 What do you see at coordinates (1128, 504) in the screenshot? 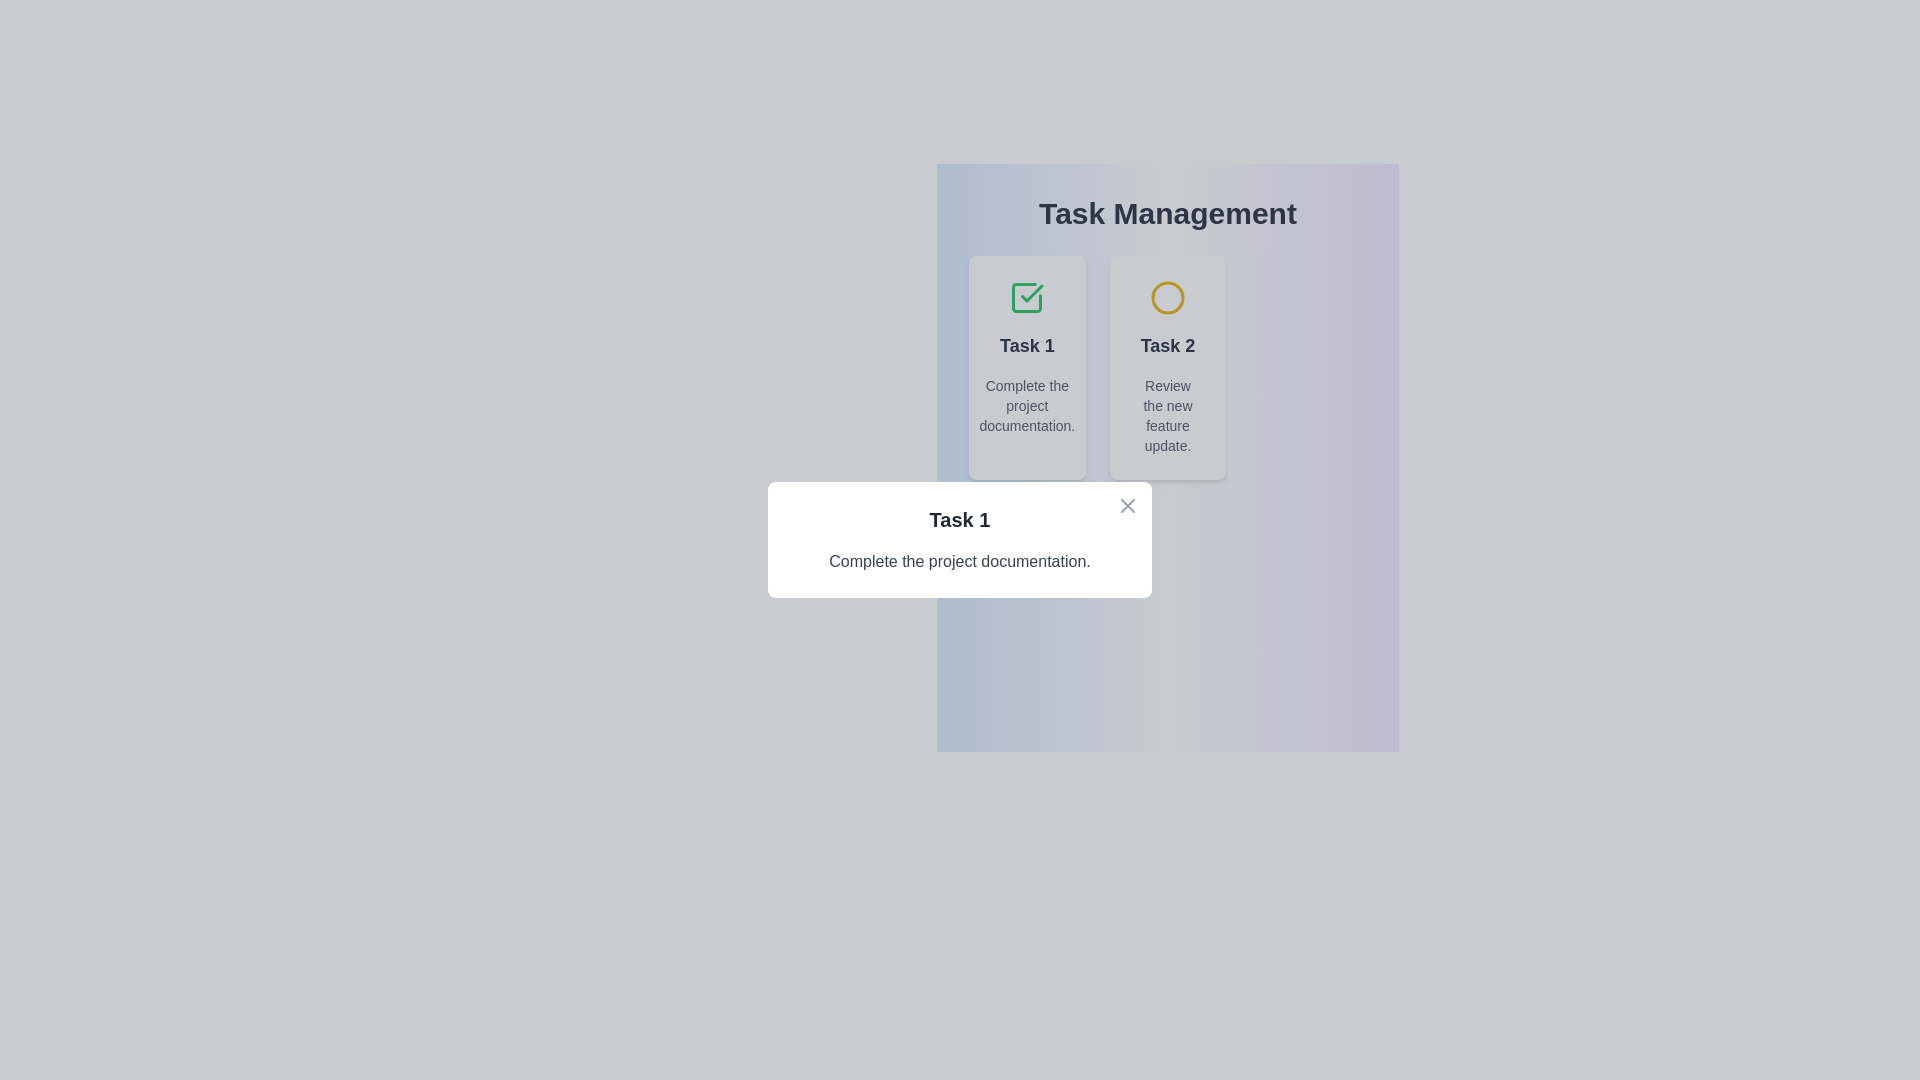
I see `the close button located in the top-right corner of the 'Task 1' panel` at bounding box center [1128, 504].